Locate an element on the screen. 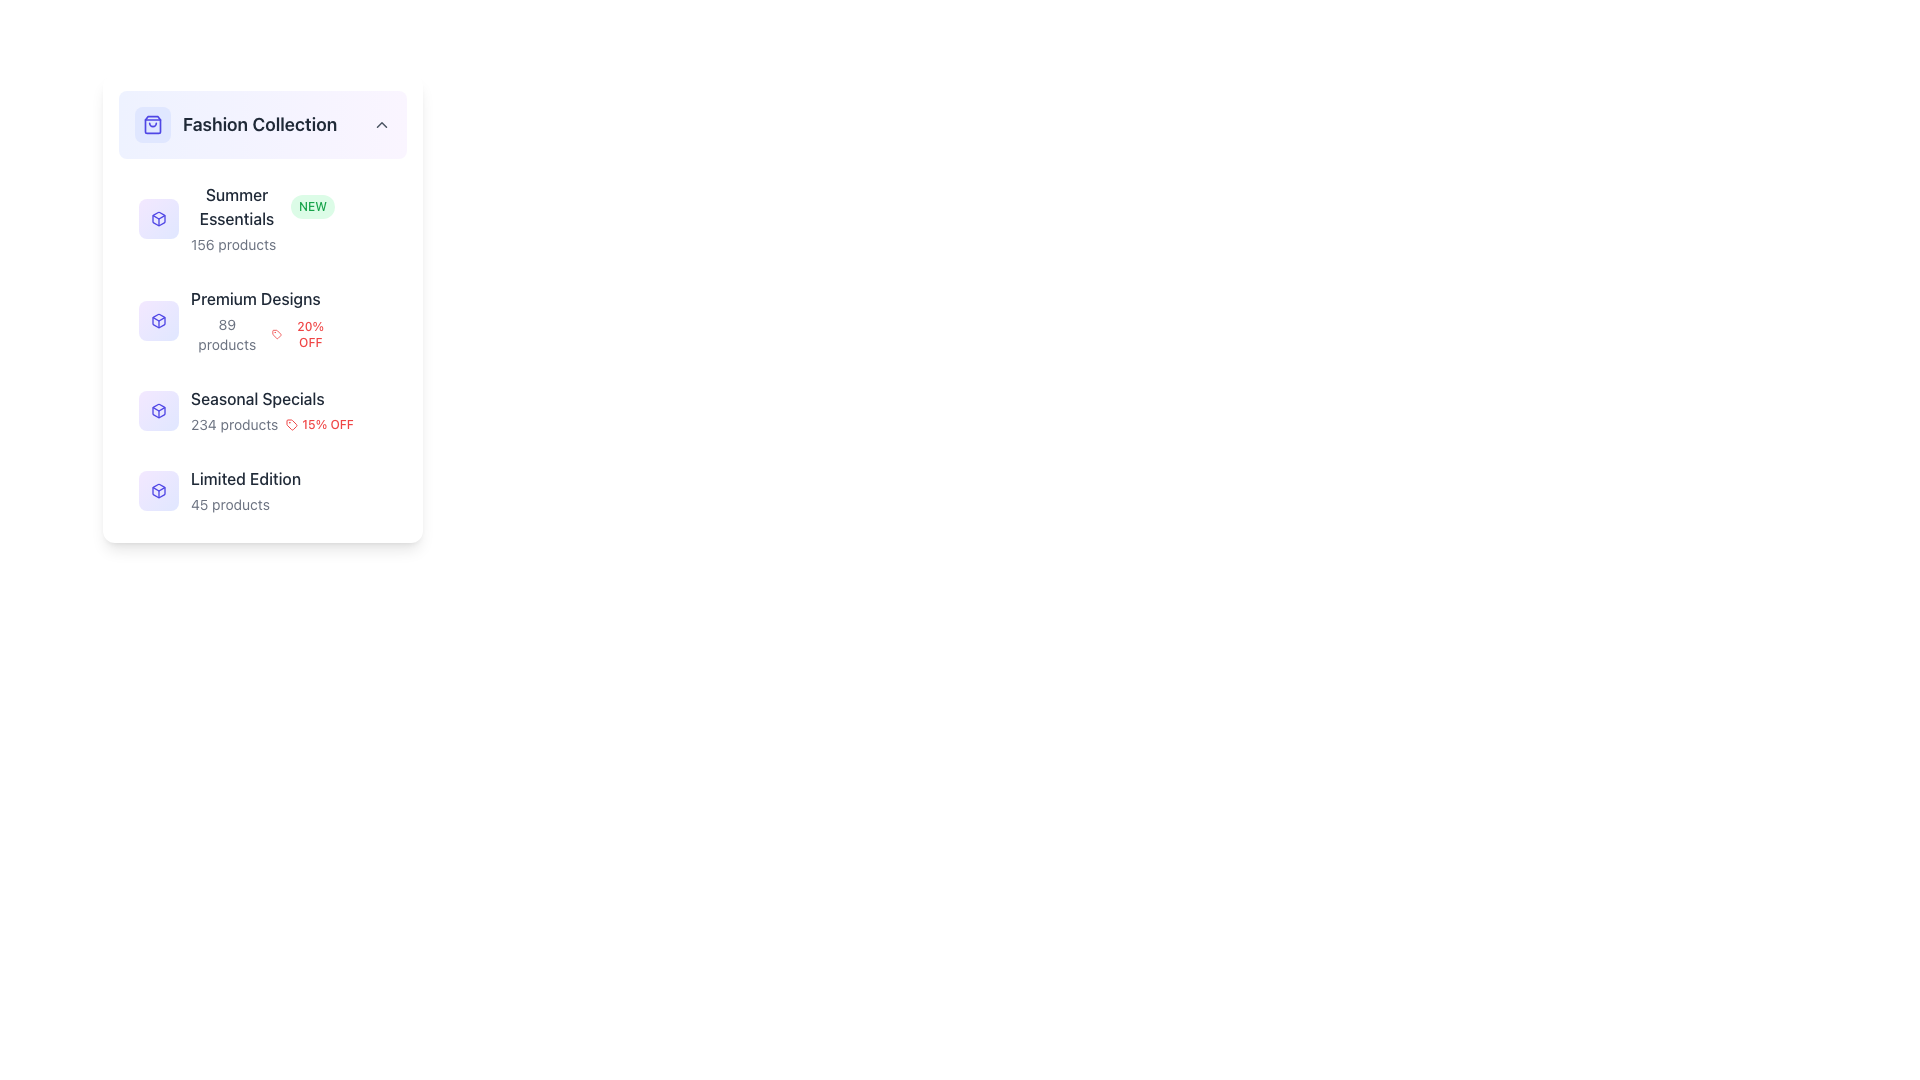 This screenshot has height=1080, width=1920. the Text Label that serves as a section label for seasonal special products, located in the sidebar labeled 'Fashion Collection', positioned between 'Premium Designs' and 'Limited Edition' is located at coordinates (278, 398).